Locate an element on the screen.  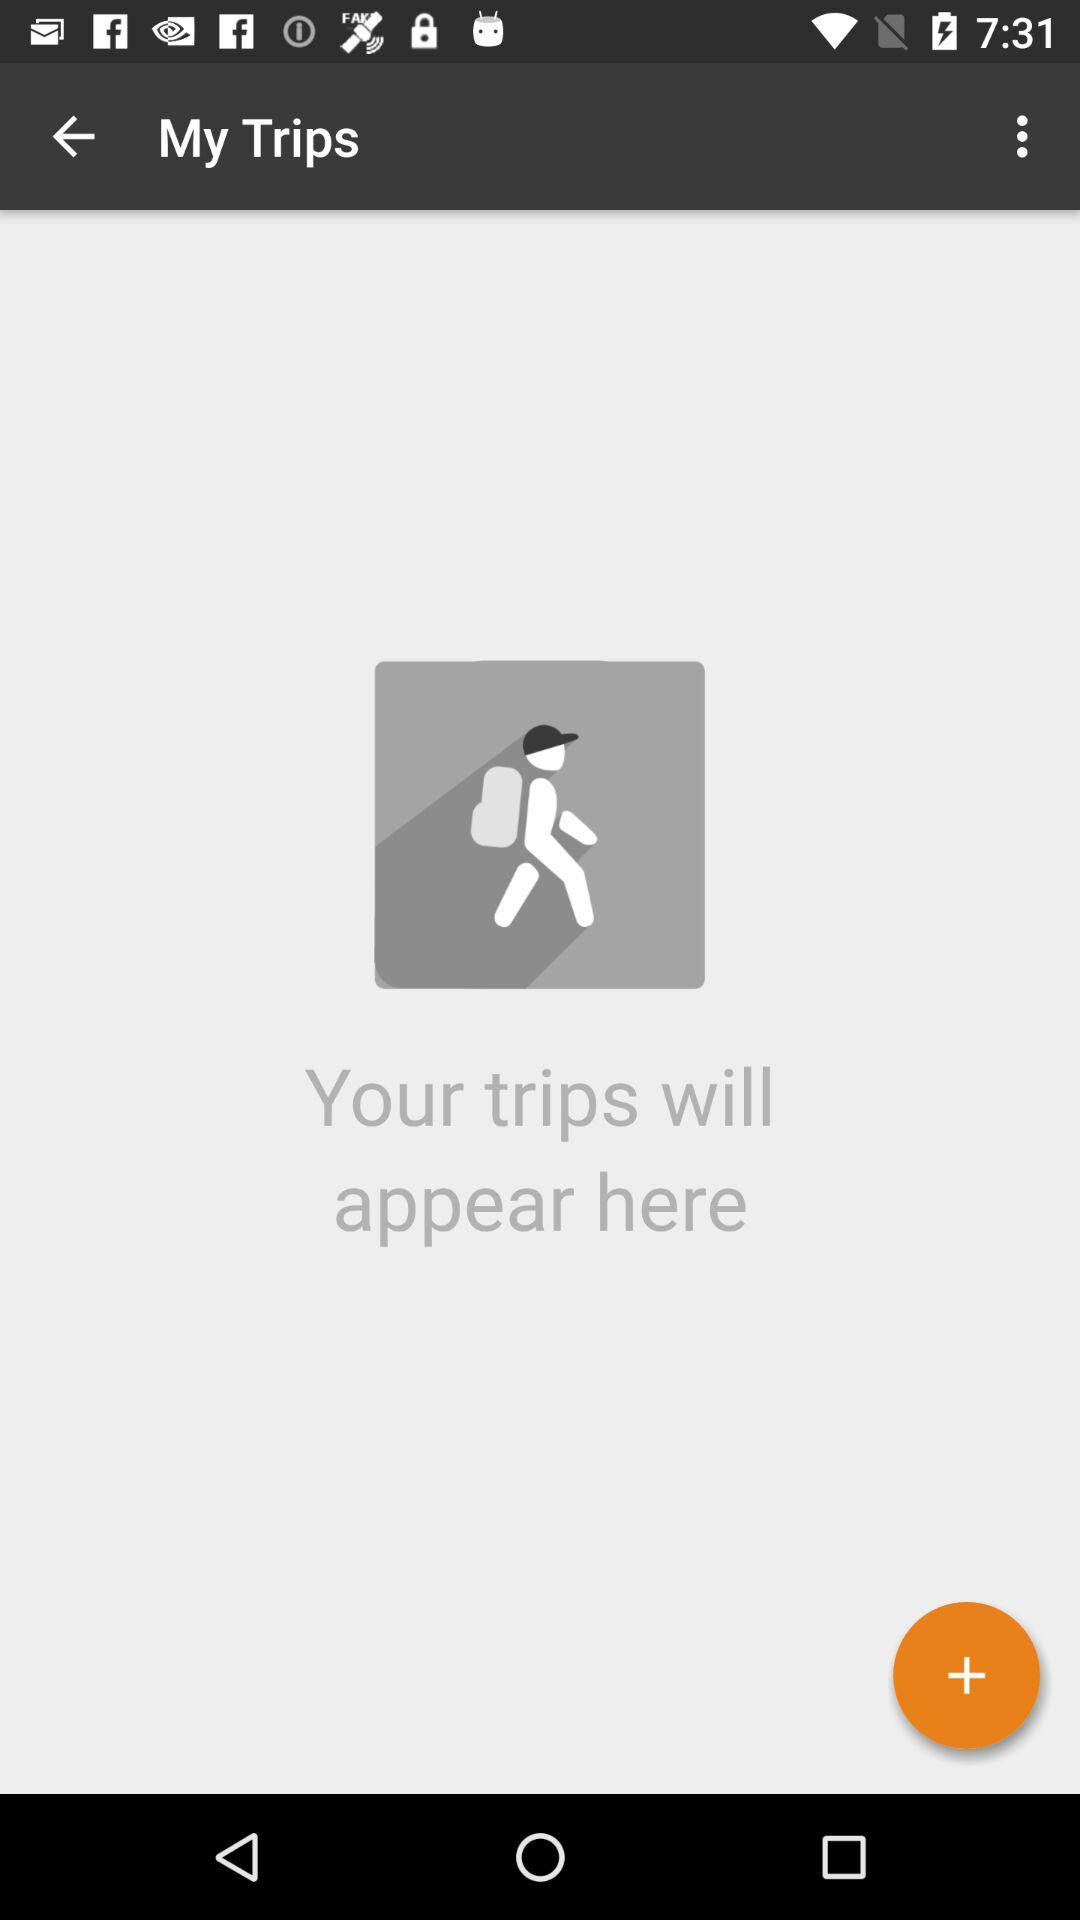
the icon next to the my trips item is located at coordinates (72, 135).